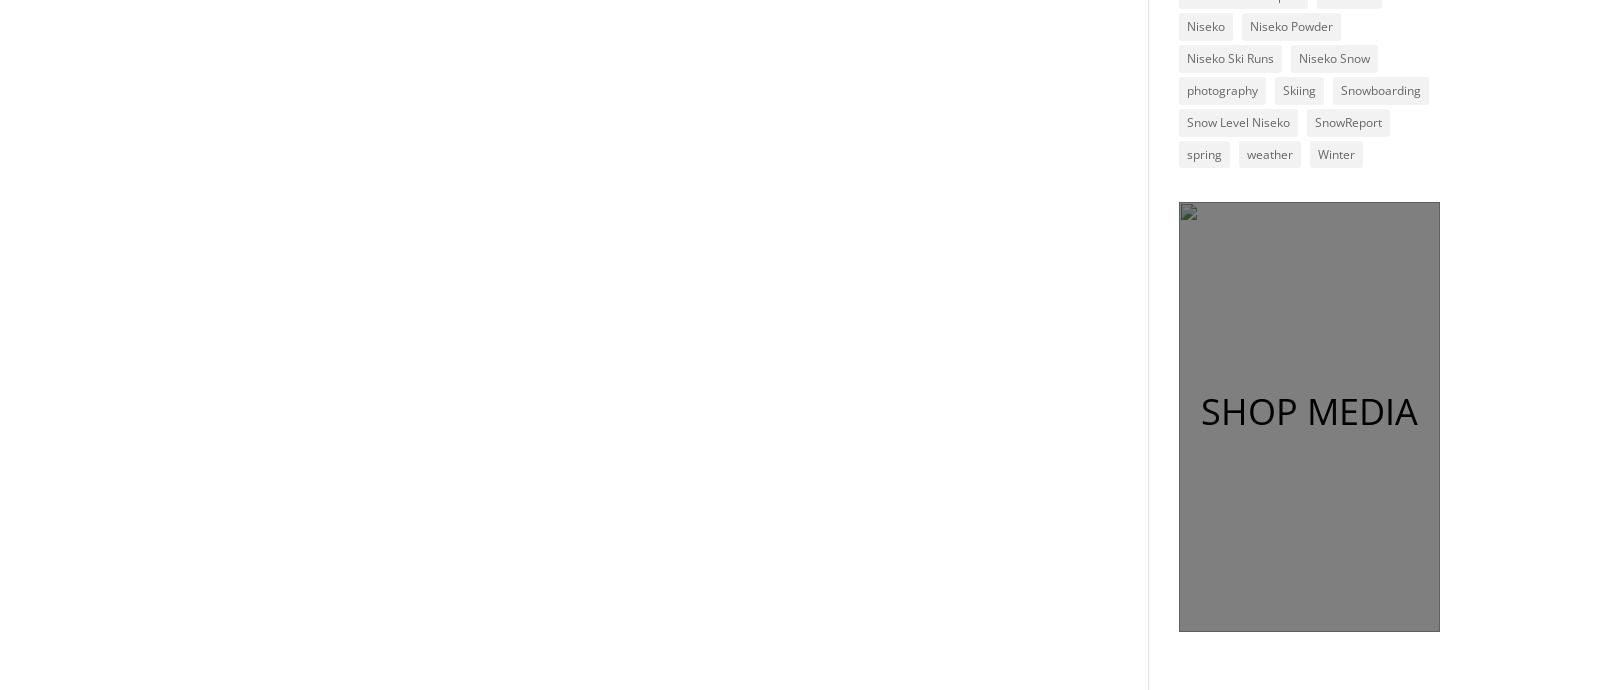 This screenshot has width=1600, height=690. What do you see at coordinates (1245, 153) in the screenshot?
I see `'weather'` at bounding box center [1245, 153].